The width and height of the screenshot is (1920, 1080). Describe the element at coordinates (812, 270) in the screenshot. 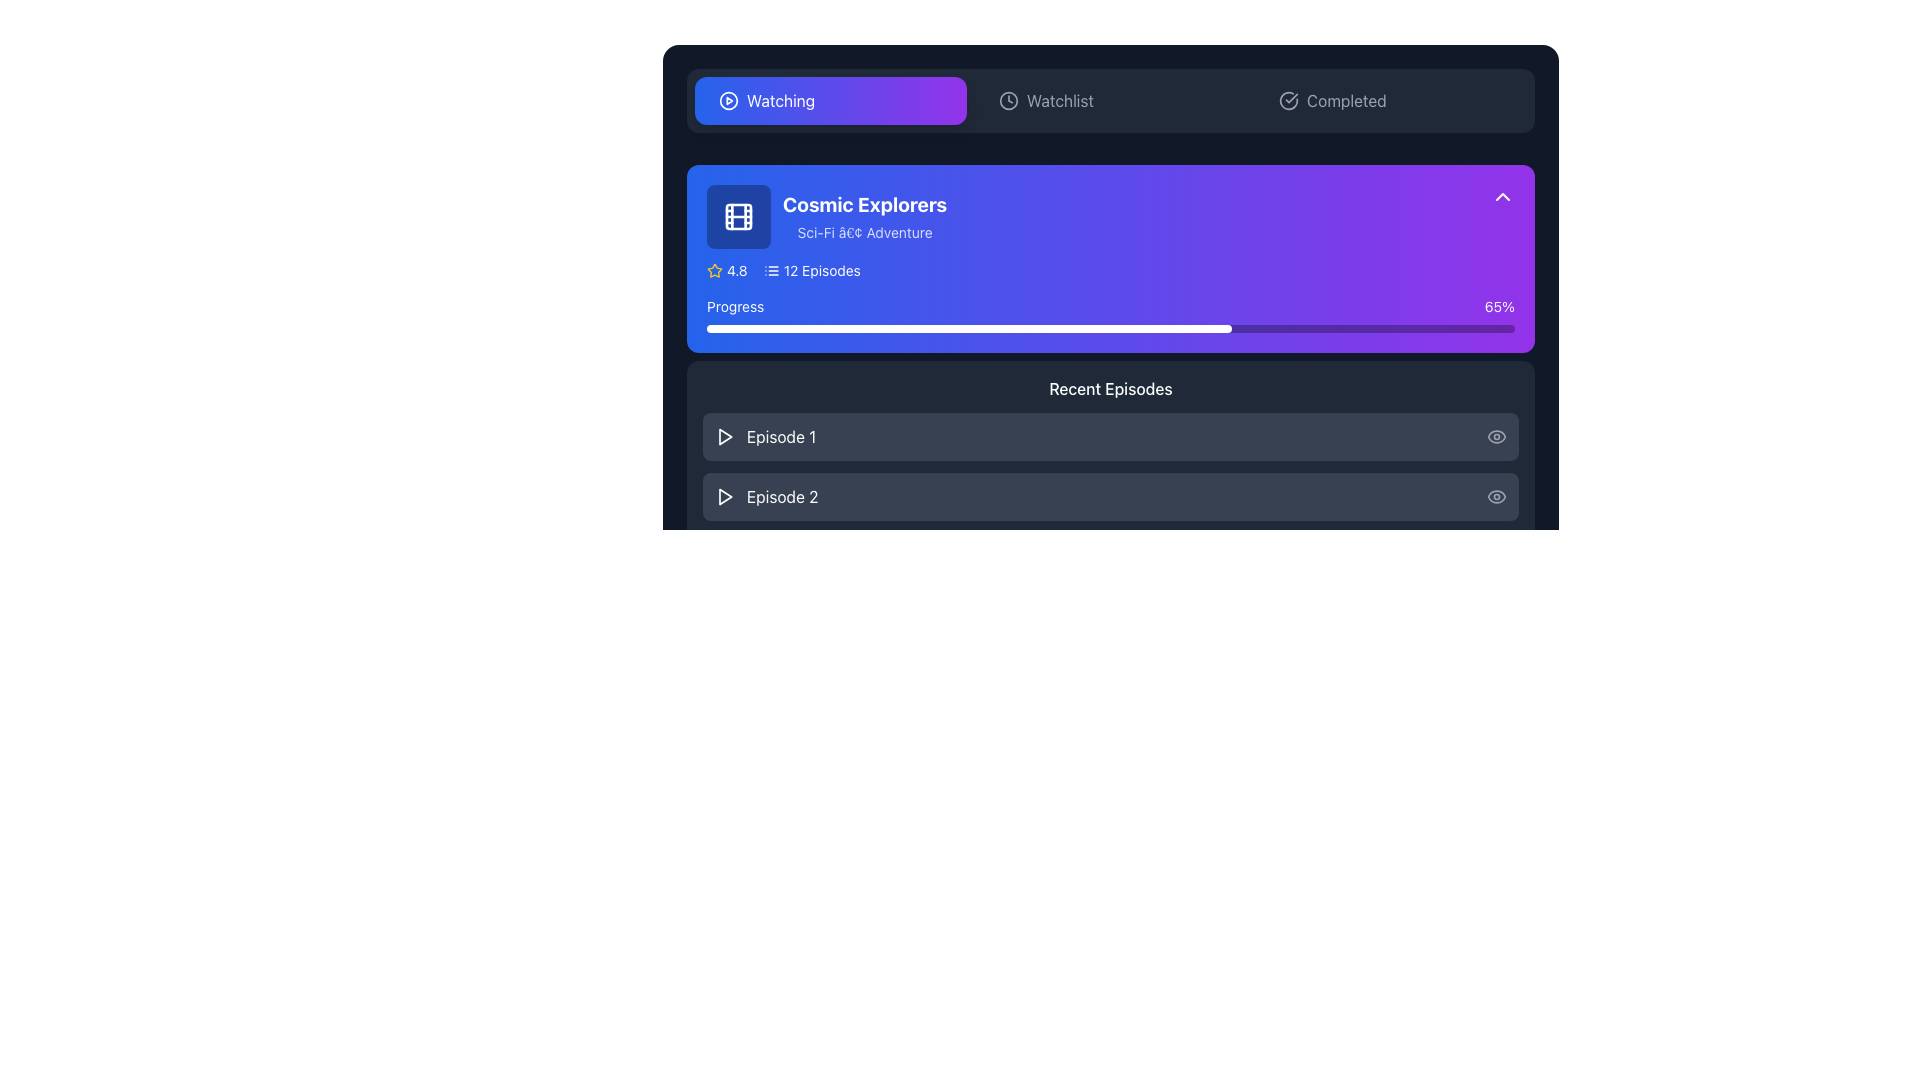

I see `the text element displaying '12 Episodes' with a list icon, located near the upper part of the section to the right of the star icon and its associated text ('4.8')` at that location.